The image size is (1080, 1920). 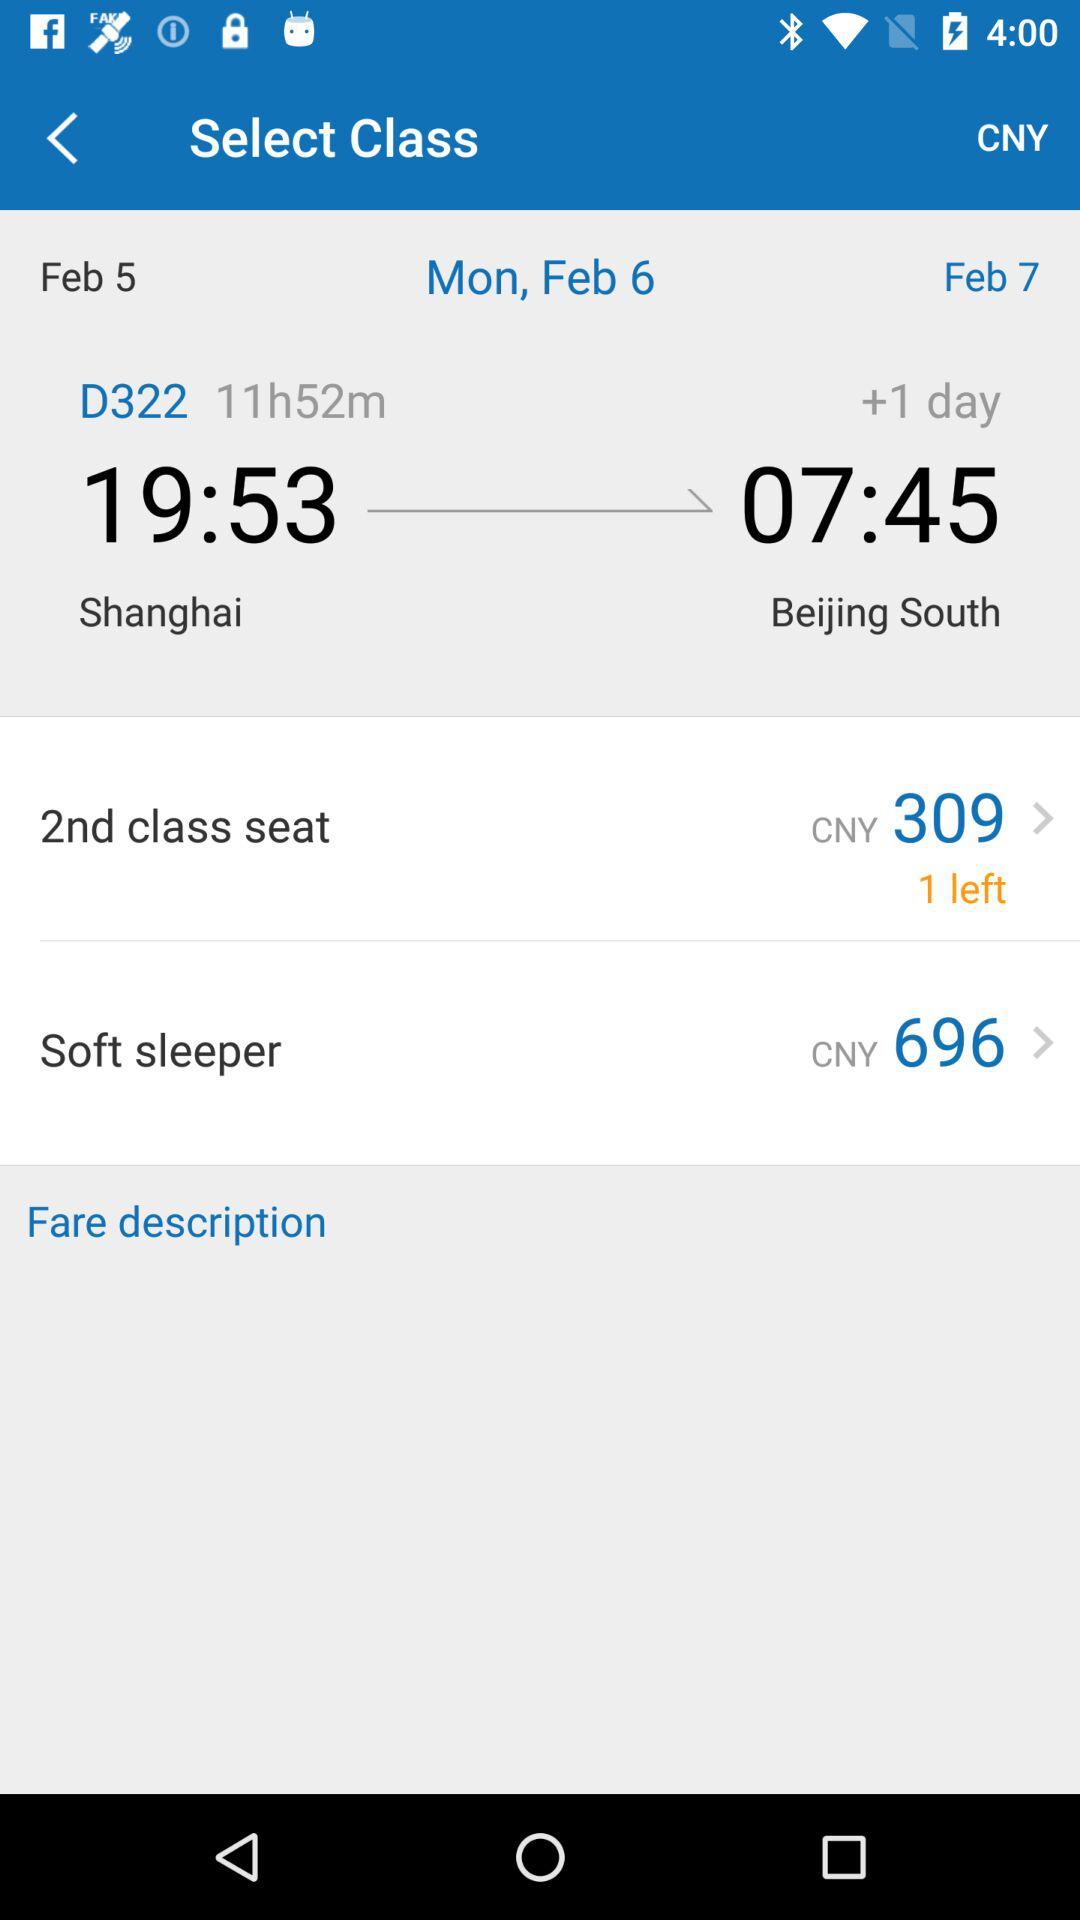 I want to click on the icon to the left of the mon, feb 6 icon, so click(x=135, y=274).